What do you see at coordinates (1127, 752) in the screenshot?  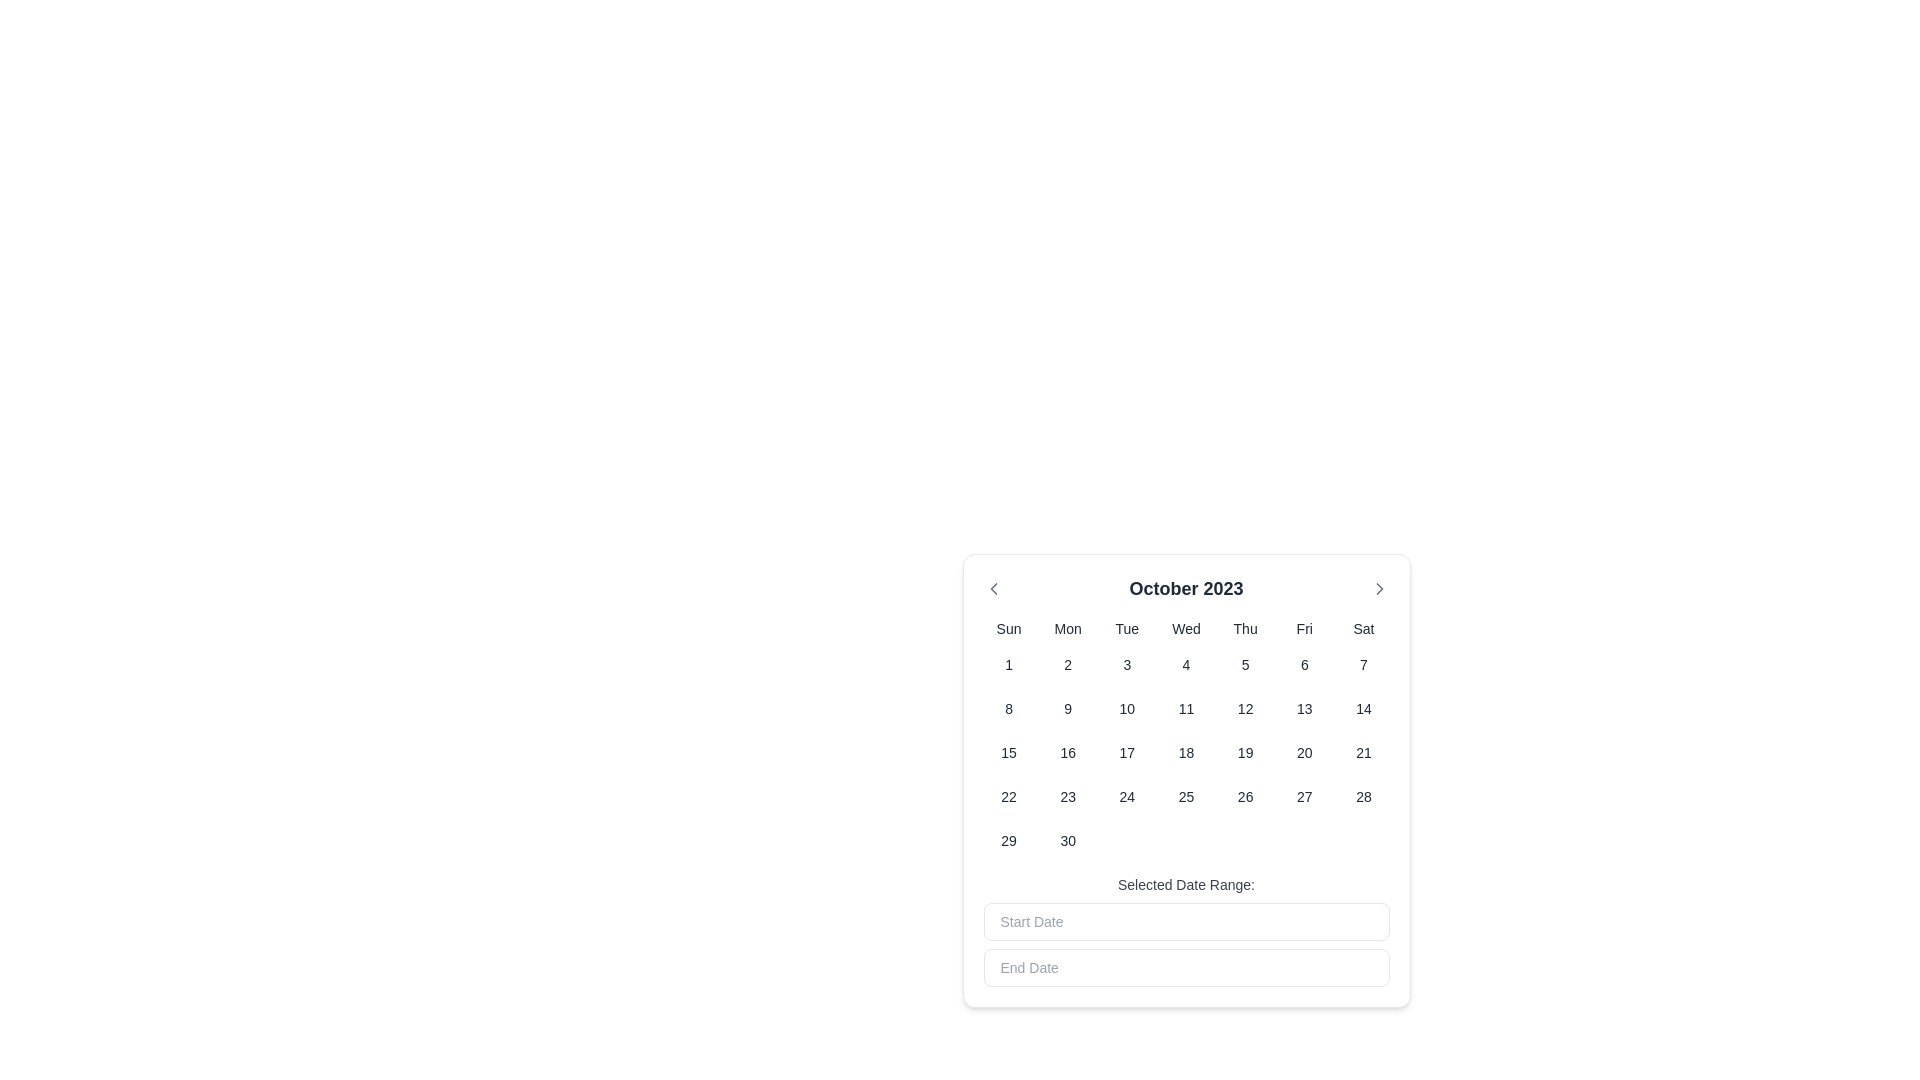 I see `the small, square button with a rounded border displaying the number '17' in dark gray, located in the third column of the third row under 'Tue'` at bounding box center [1127, 752].